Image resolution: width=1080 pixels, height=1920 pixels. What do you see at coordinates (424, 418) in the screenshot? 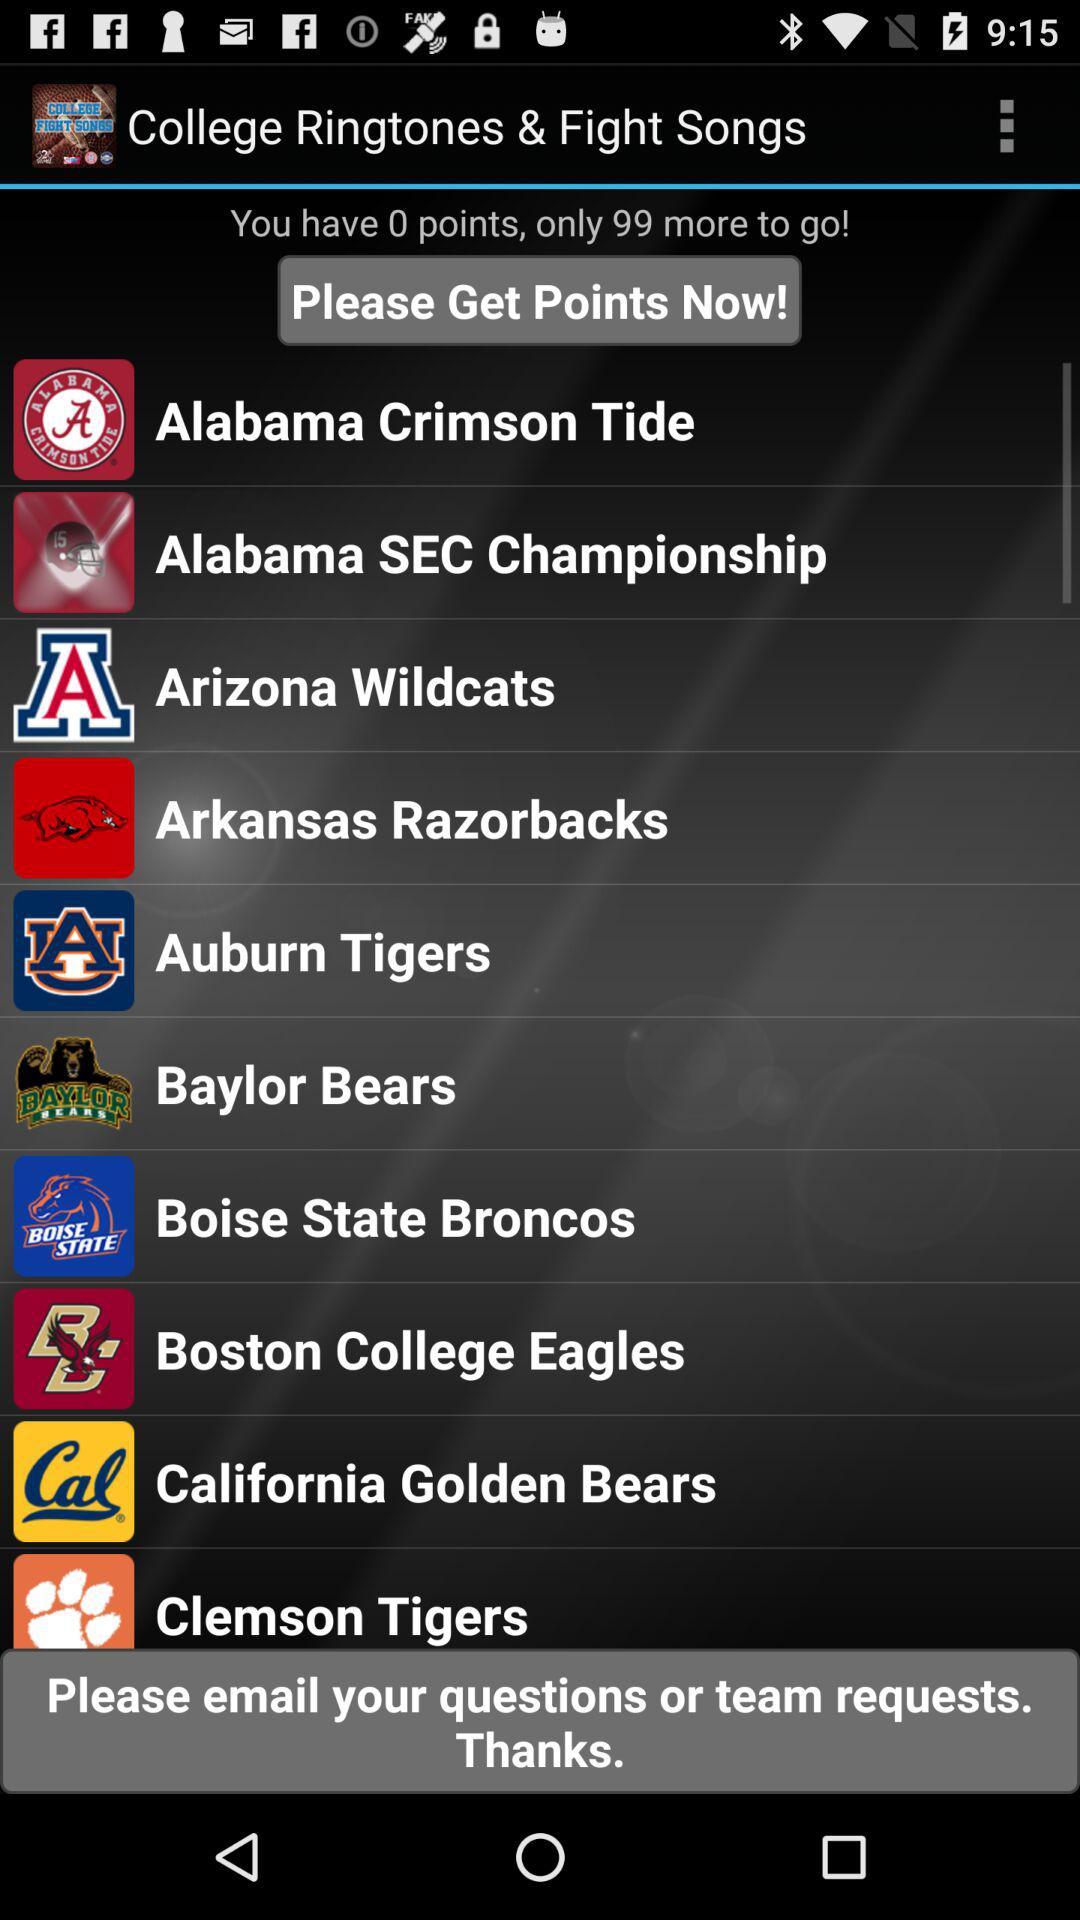
I see `the app above the alabama sec championship item` at bounding box center [424, 418].